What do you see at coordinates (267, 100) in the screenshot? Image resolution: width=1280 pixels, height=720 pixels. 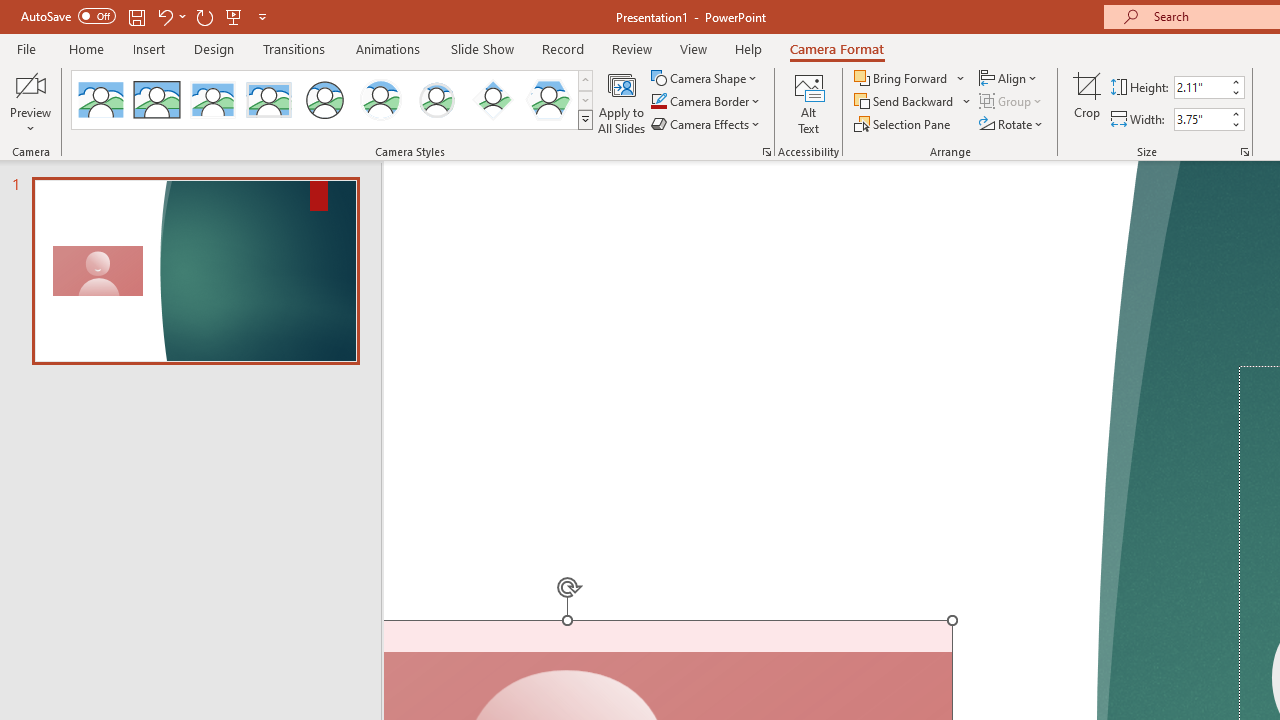 I see `'Soft Edge Rectangle'` at bounding box center [267, 100].